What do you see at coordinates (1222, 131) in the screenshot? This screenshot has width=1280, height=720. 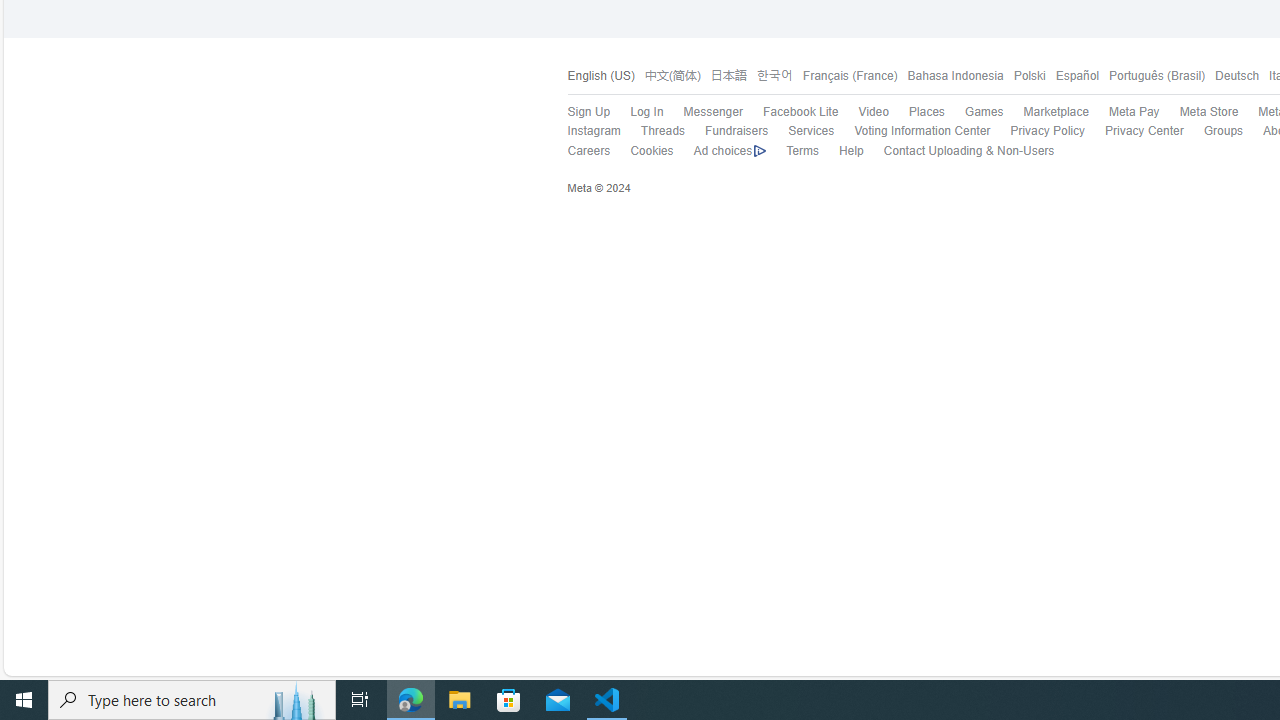 I see `'Groups'` at bounding box center [1222, 131].